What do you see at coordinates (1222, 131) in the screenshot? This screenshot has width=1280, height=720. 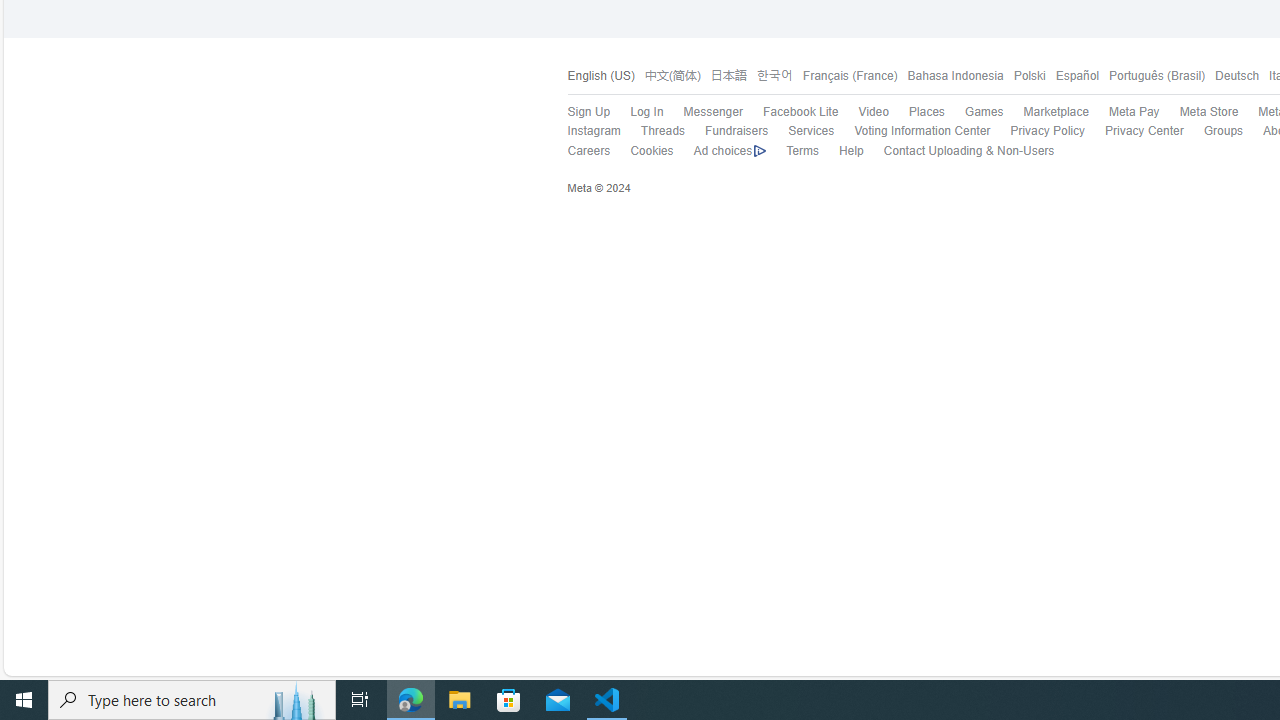 I see `'Groups'` at bounding box center [1222, 131].